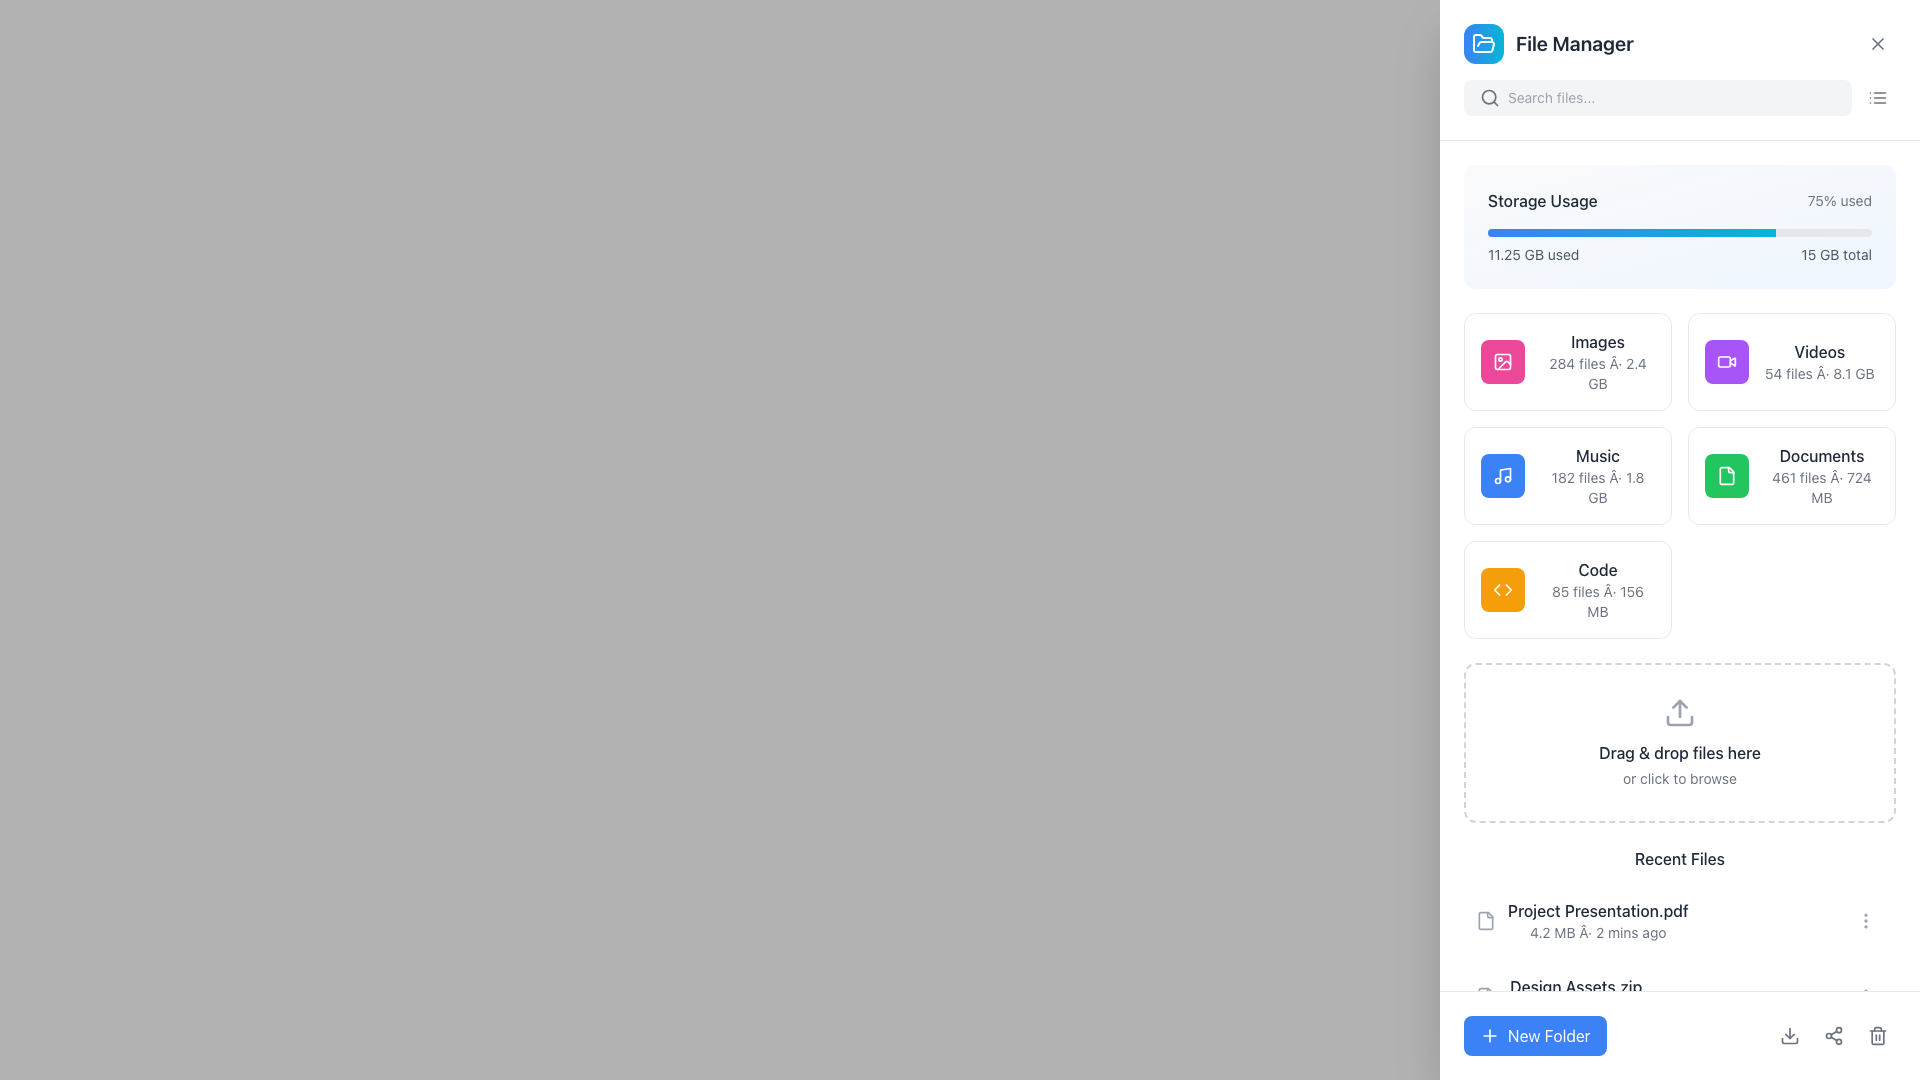 The image size is (1920, 1080). Describe the element at coordinates (1574, 996) in the screenshot. I see `the file item entry representing a recent file in the list` at that location.